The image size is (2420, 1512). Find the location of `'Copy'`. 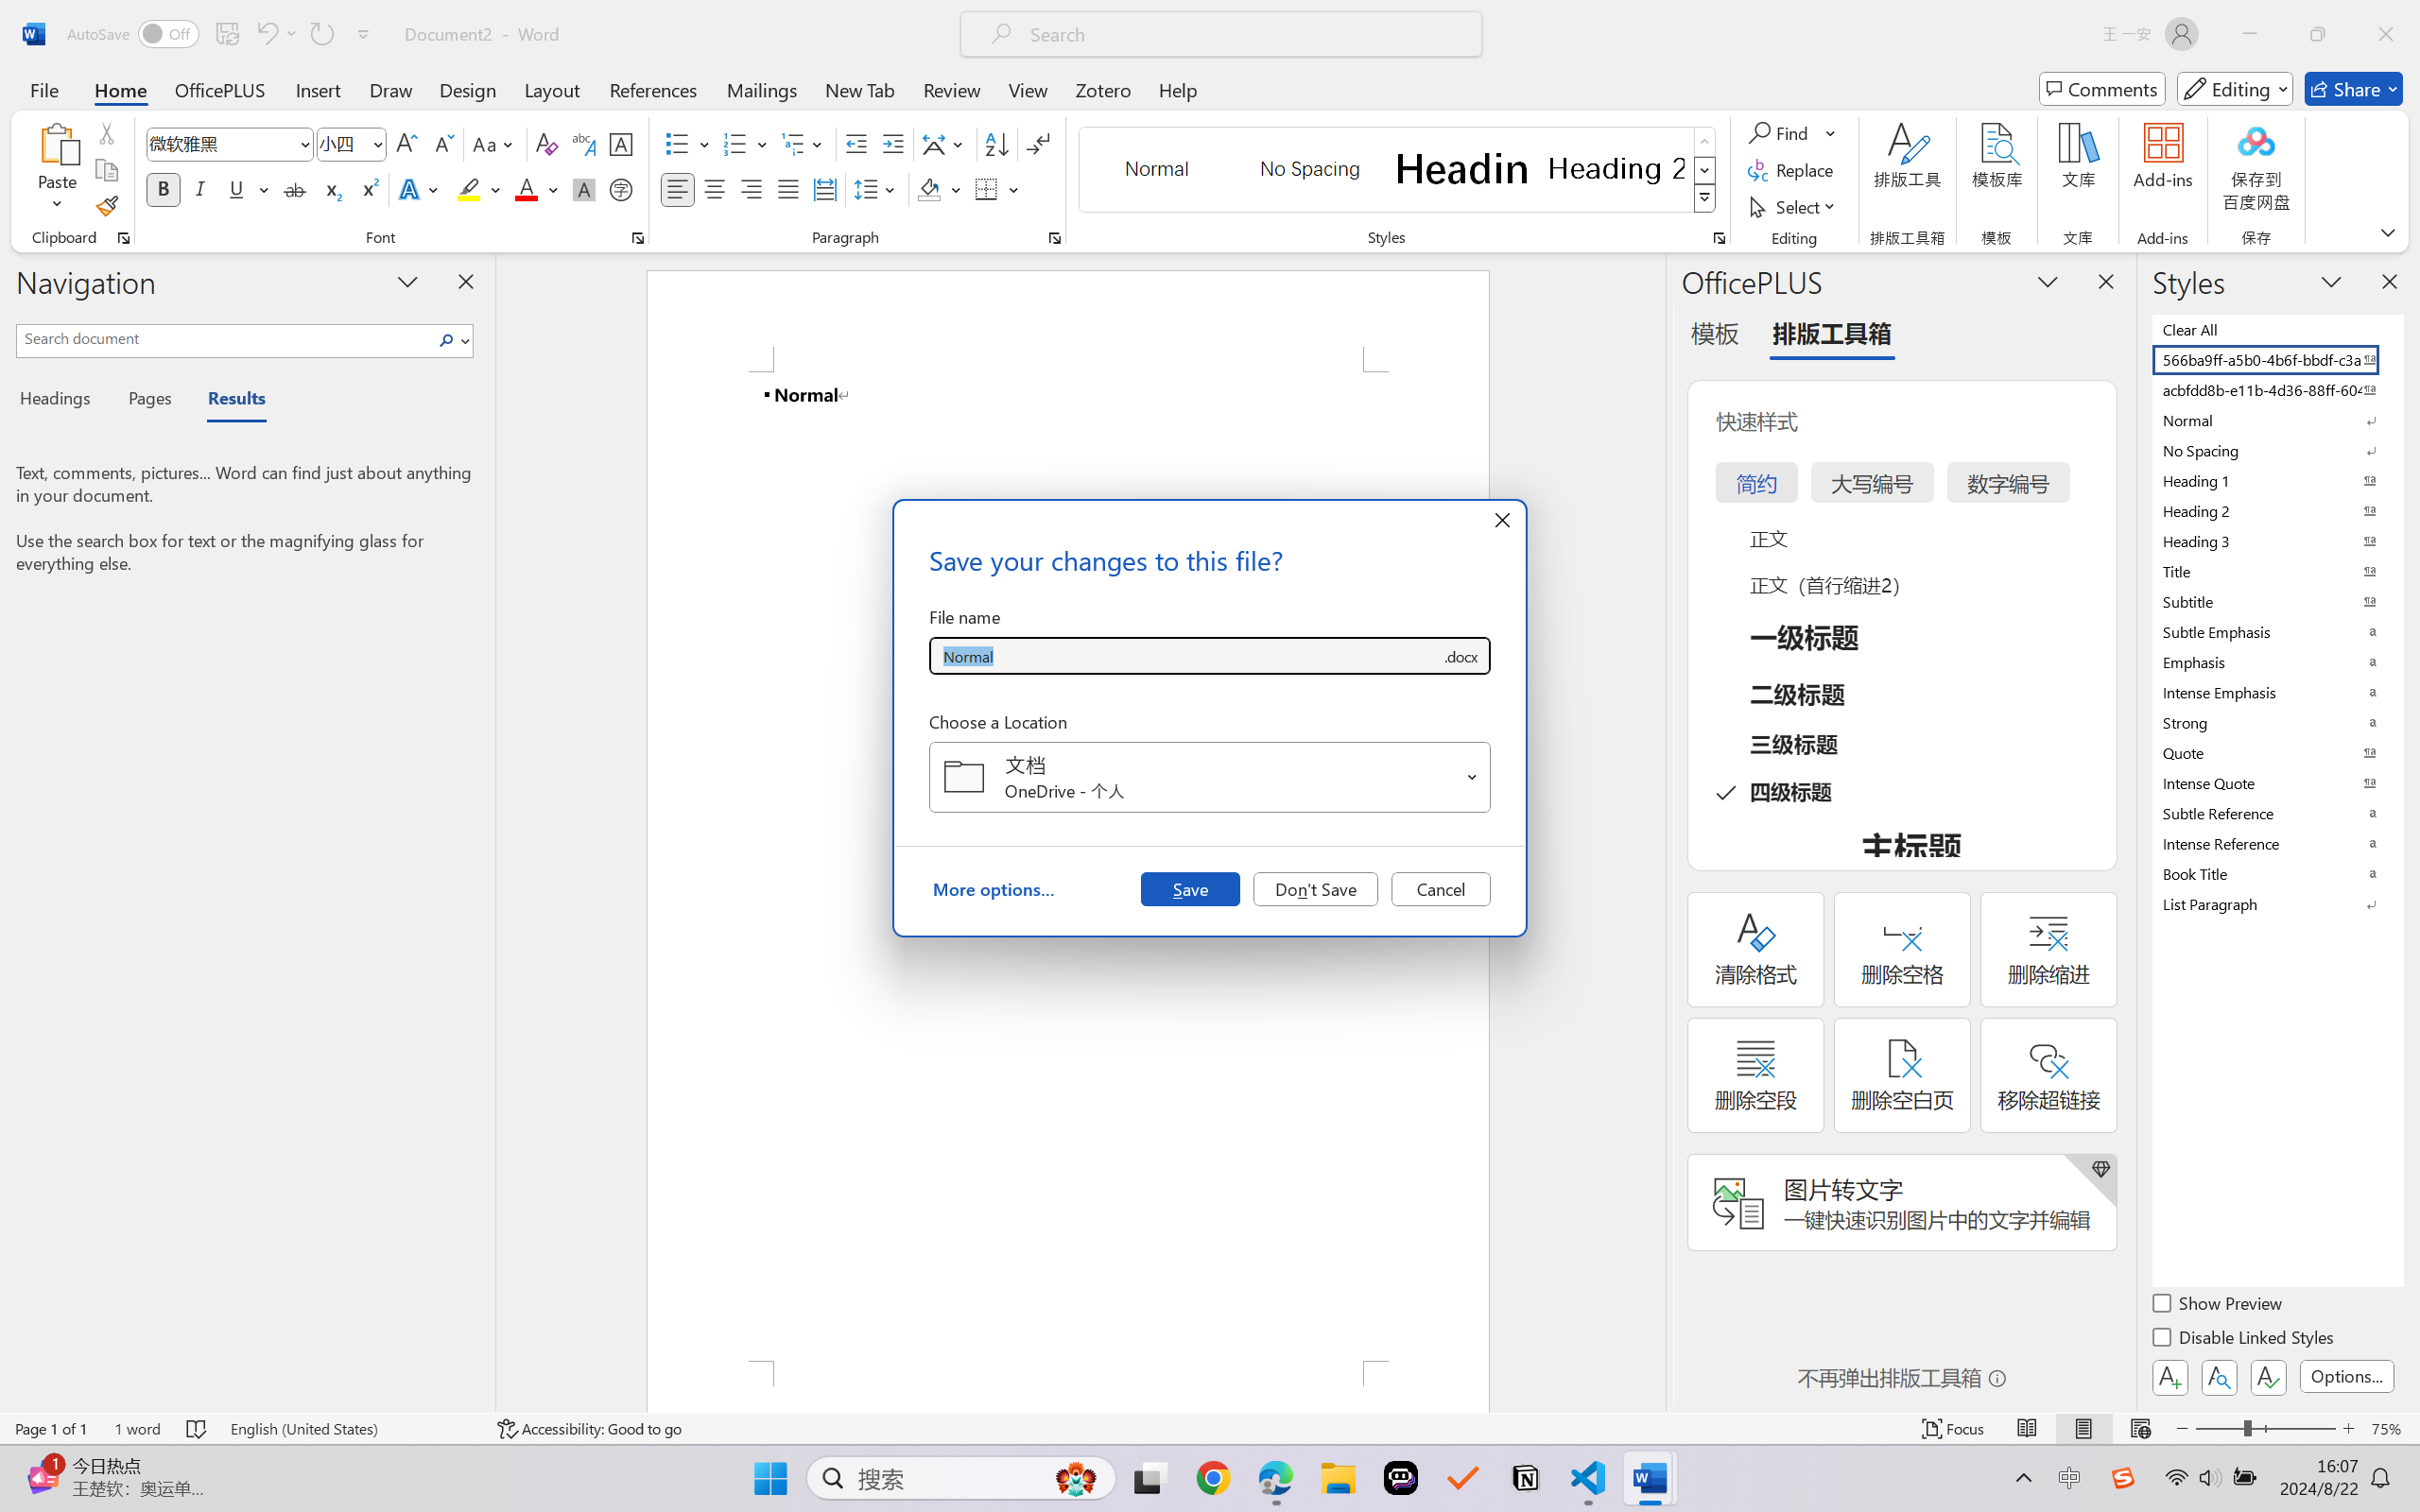

'Copy' is located at coordinates (105, 170).